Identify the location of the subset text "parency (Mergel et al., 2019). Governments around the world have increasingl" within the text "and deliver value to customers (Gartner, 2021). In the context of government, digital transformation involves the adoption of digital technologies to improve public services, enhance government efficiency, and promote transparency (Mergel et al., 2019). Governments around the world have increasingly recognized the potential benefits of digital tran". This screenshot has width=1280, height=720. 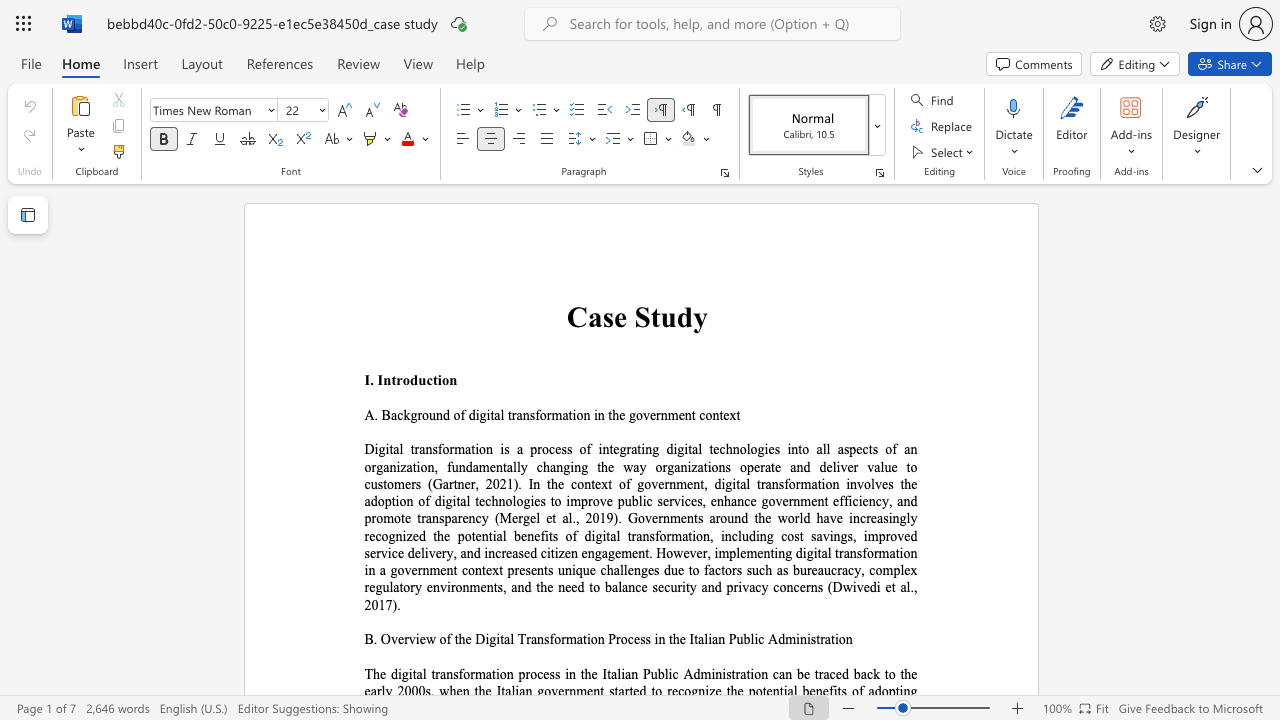
(443, 517).